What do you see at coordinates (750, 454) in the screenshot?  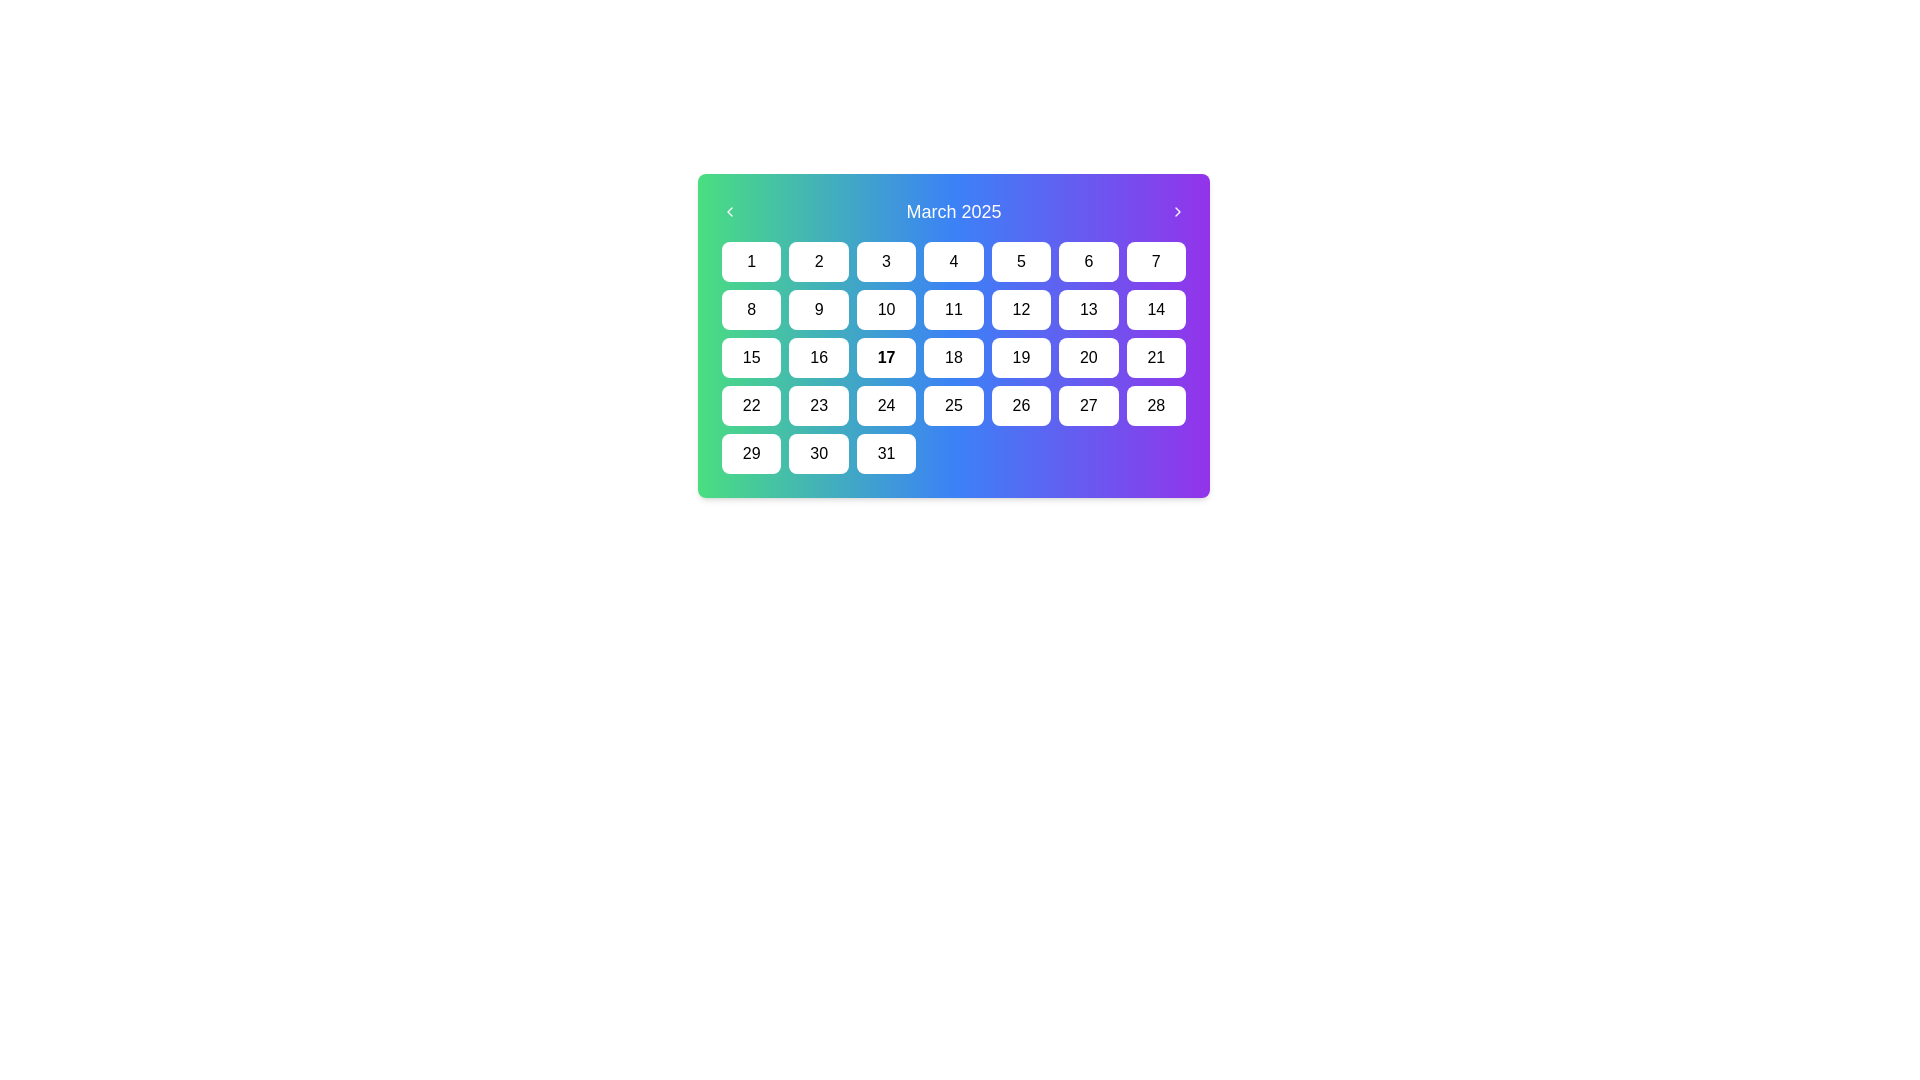 I see `the button representing the specific day in the calendar located in the last row and first column` at bounding box center [750, 454].